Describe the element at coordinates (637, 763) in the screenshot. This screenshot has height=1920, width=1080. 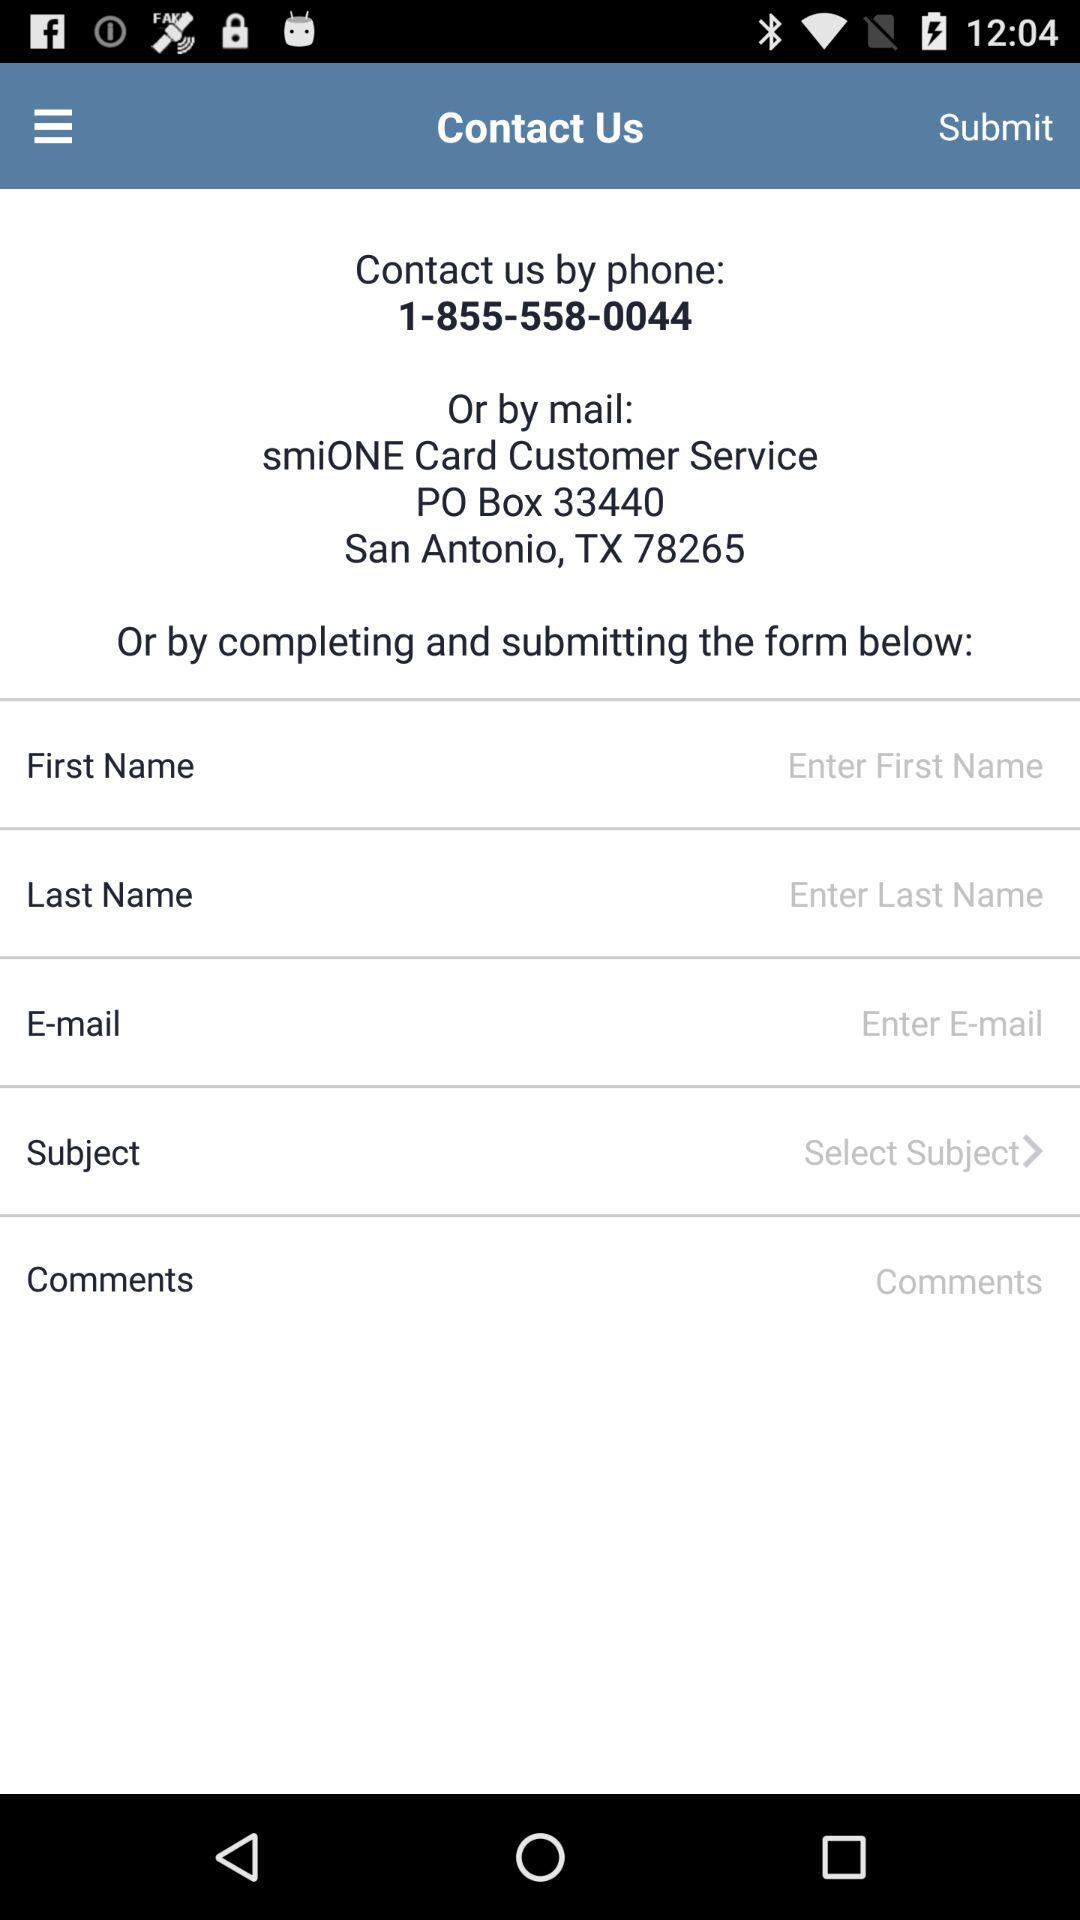
I see `first name` at that location.